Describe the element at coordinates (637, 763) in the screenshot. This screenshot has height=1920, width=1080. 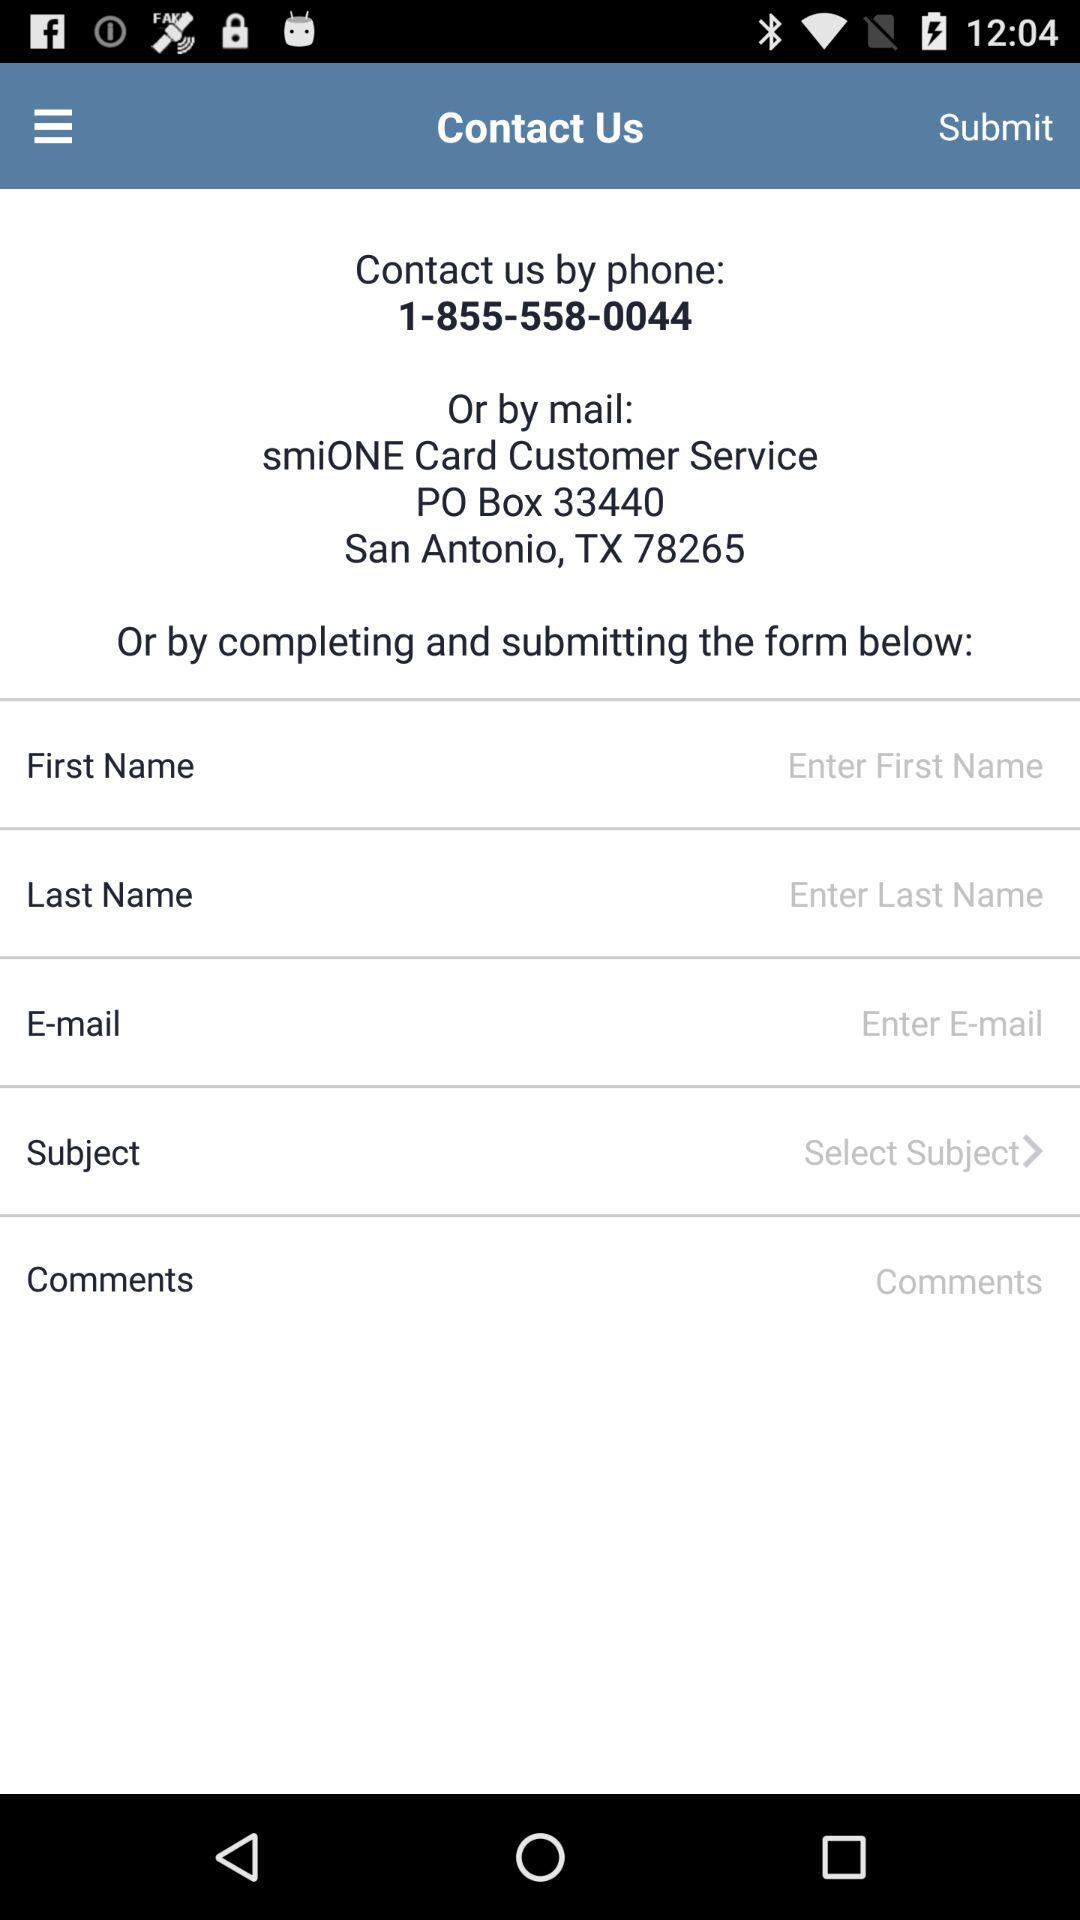
I see `first name` at that location.